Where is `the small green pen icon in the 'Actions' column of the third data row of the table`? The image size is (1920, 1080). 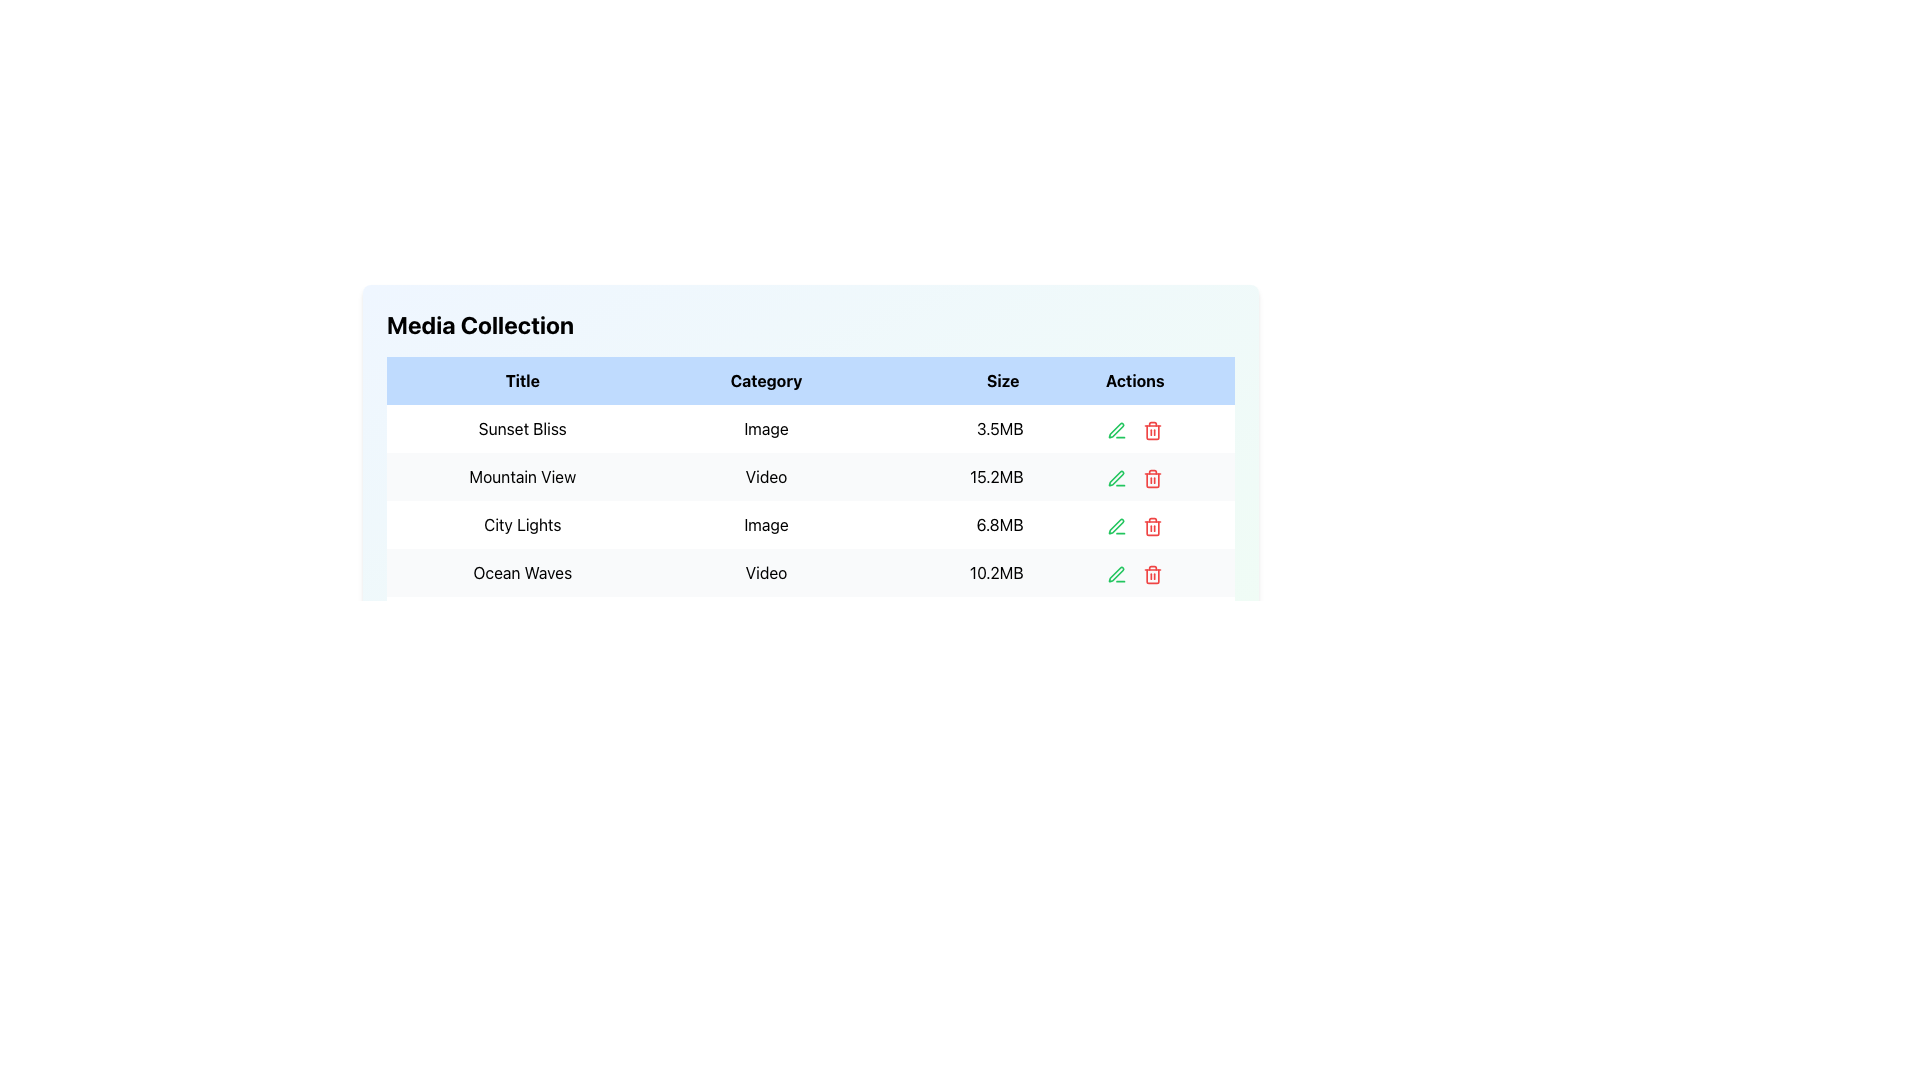 the small green pen icon in the 'Actions' column of the third data row of the table is located at coordinates (1116, 525).